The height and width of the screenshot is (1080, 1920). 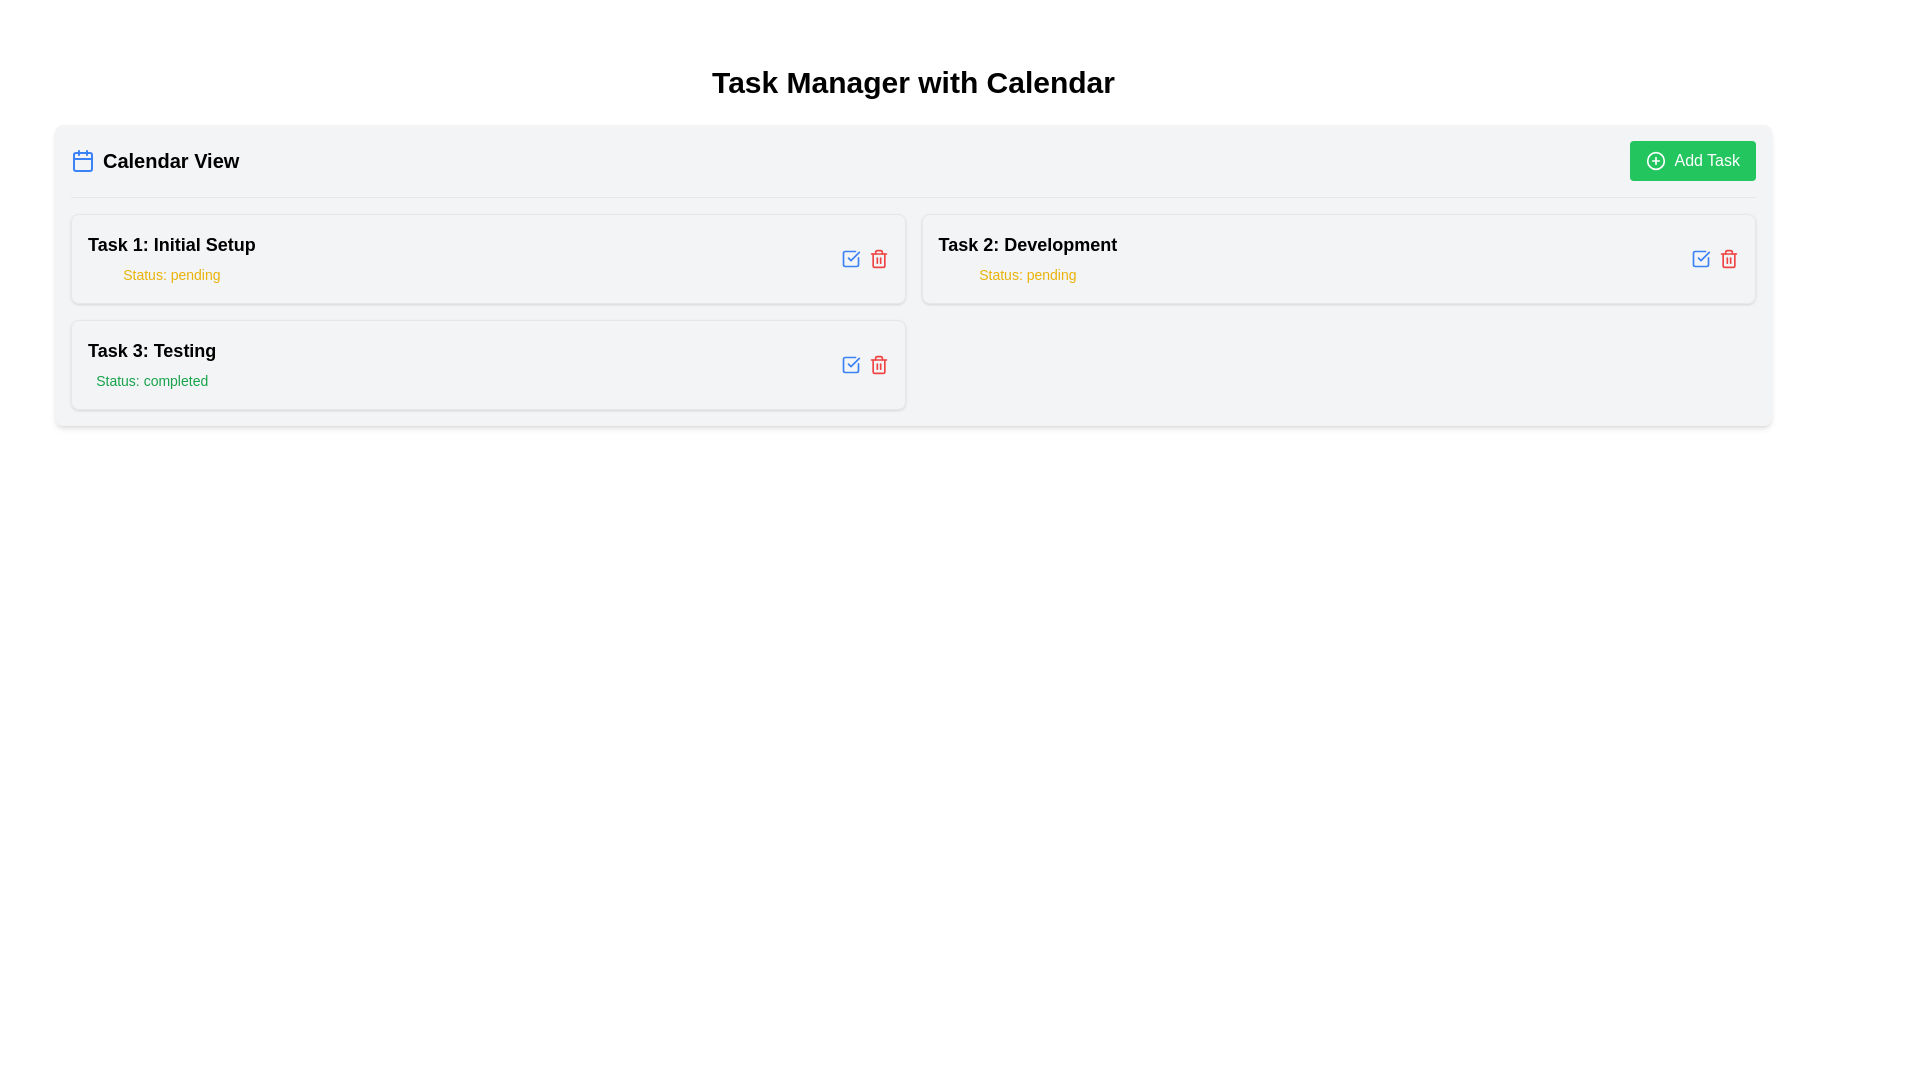 I want to click on status of the task displayed in the informational text block that describes the second task in the vertical sequence, which currently shows 'pending', so click(x=1027, y=257).